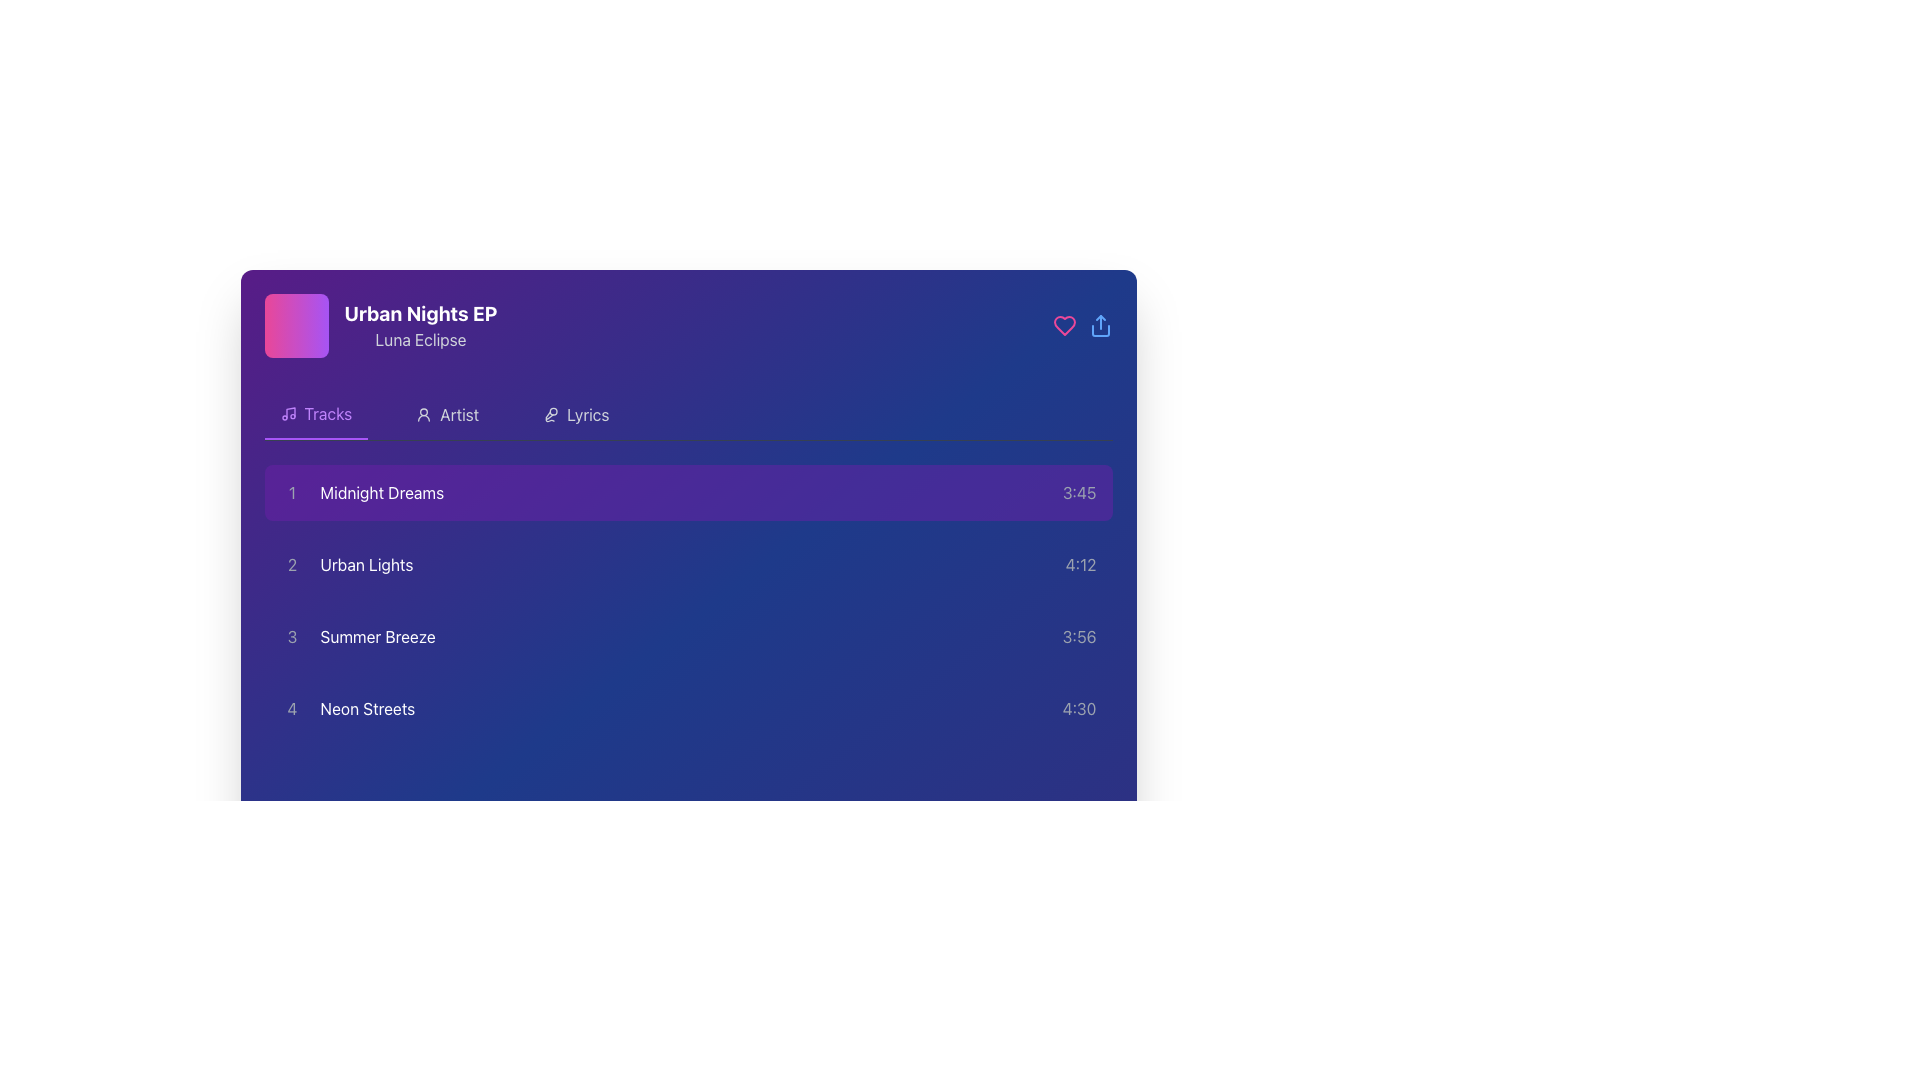 The height and width of the screenshot is (1080, 1920). Describe the element at coordinates (446, 414) in the screenshot. I see `the 'Artist' button, which is the second button in a horizontal navigation bar featuring a user silhouette icon and a hover effect that changes its color` at that location.